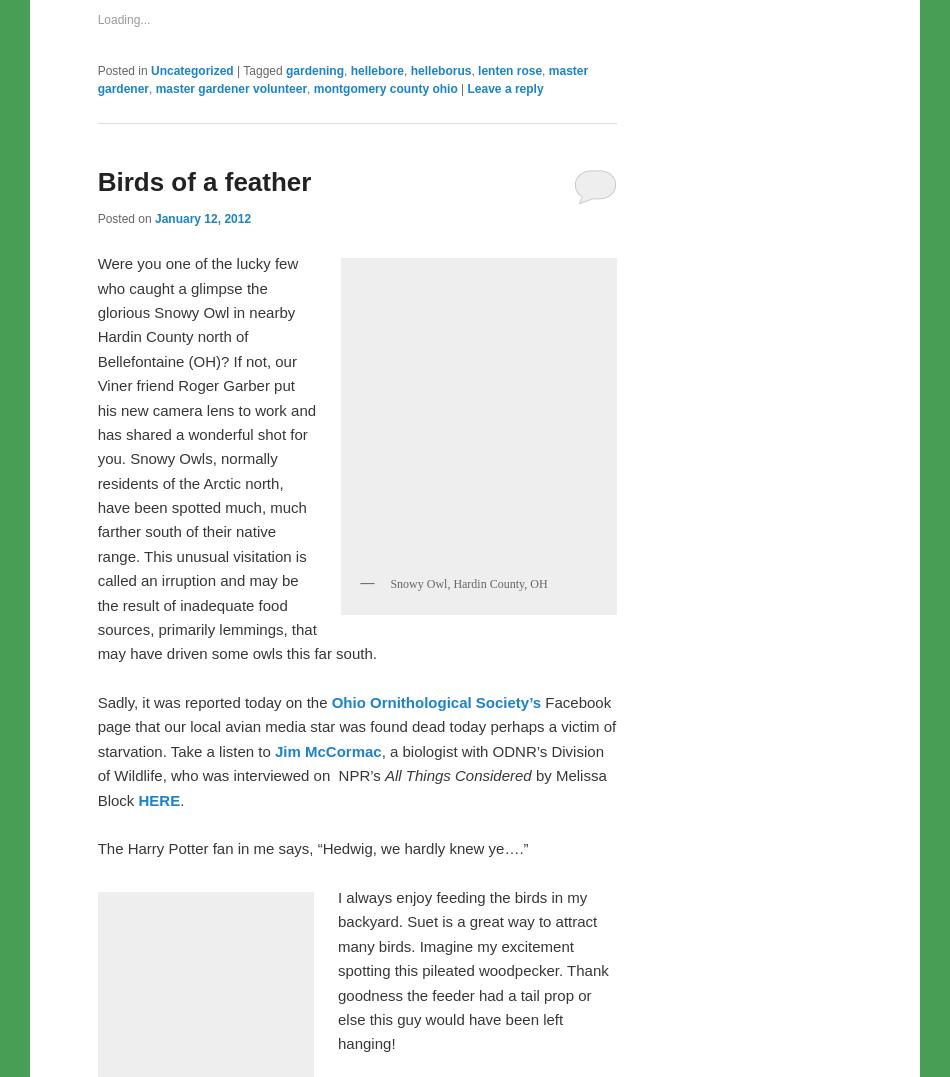 Image resolution: width=950 pixels, height=1077 pixels. I want to click on 'master gardener volunteer', so click(231, 507).